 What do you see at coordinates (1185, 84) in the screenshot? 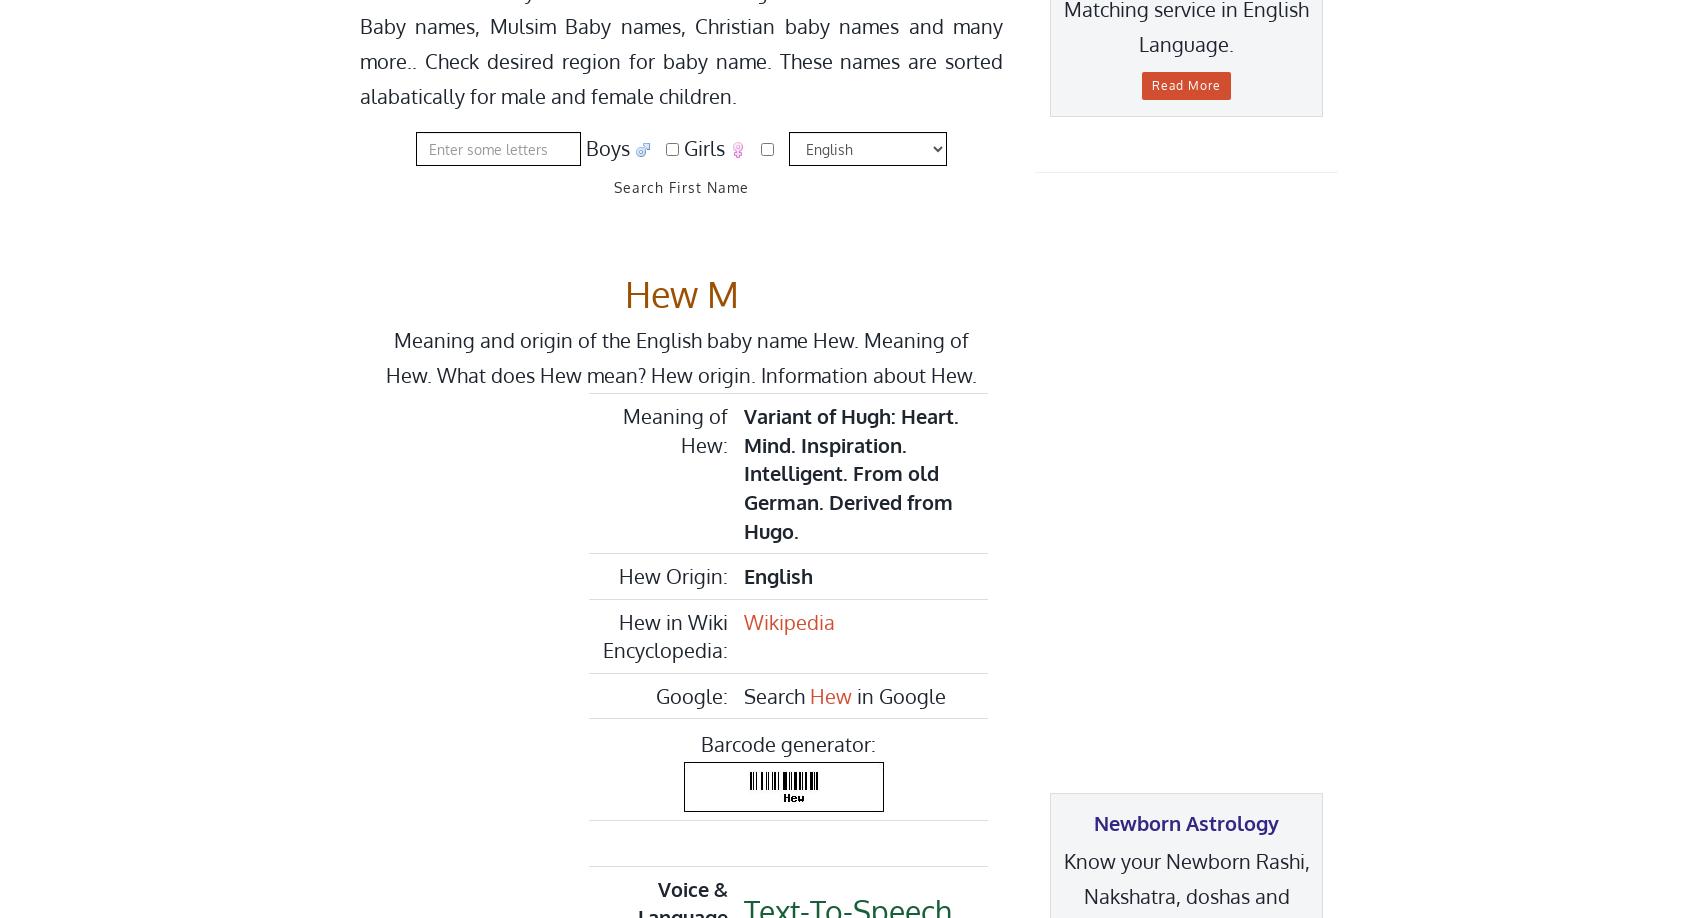
I see `'Read More'` at bounding box center [1185, 84].